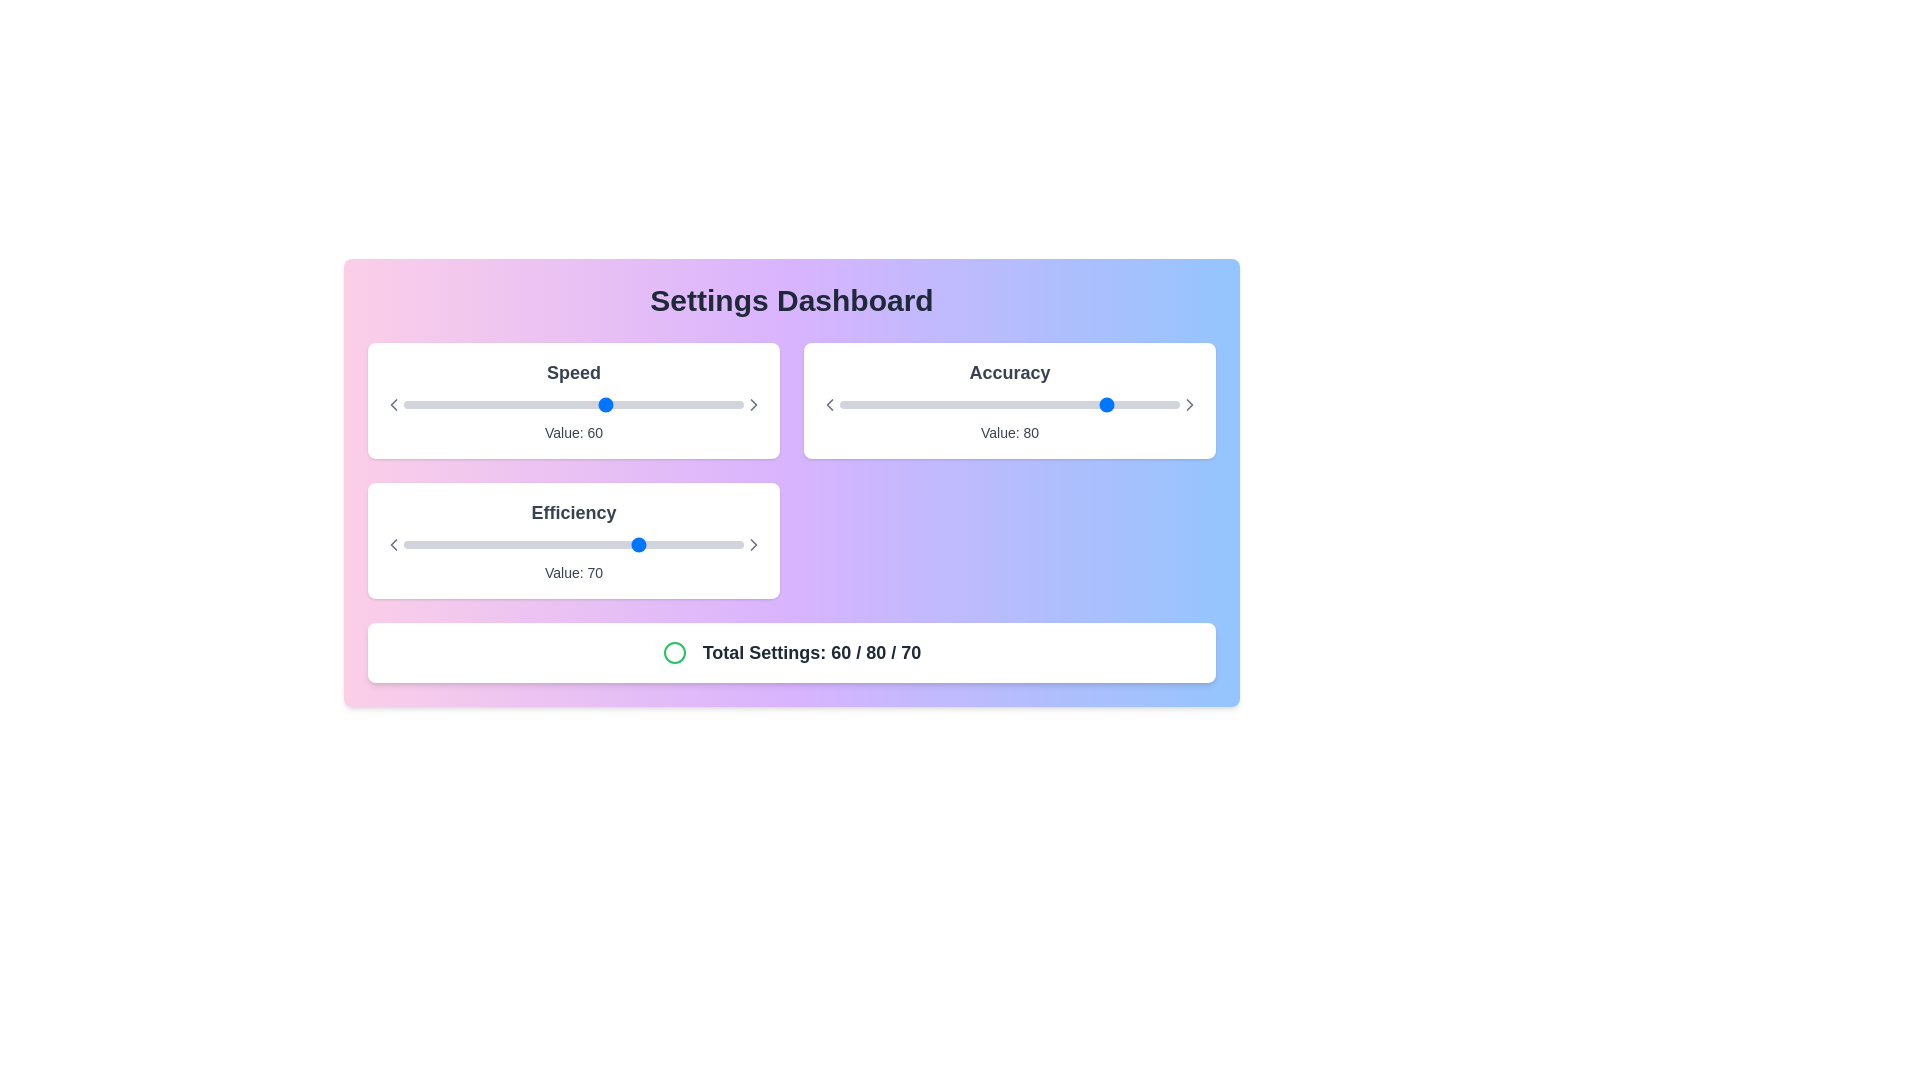 Image resolution: width=1920 pixels, height=1080 pixels. I want to click on accuracy slider, so click(863, 405).